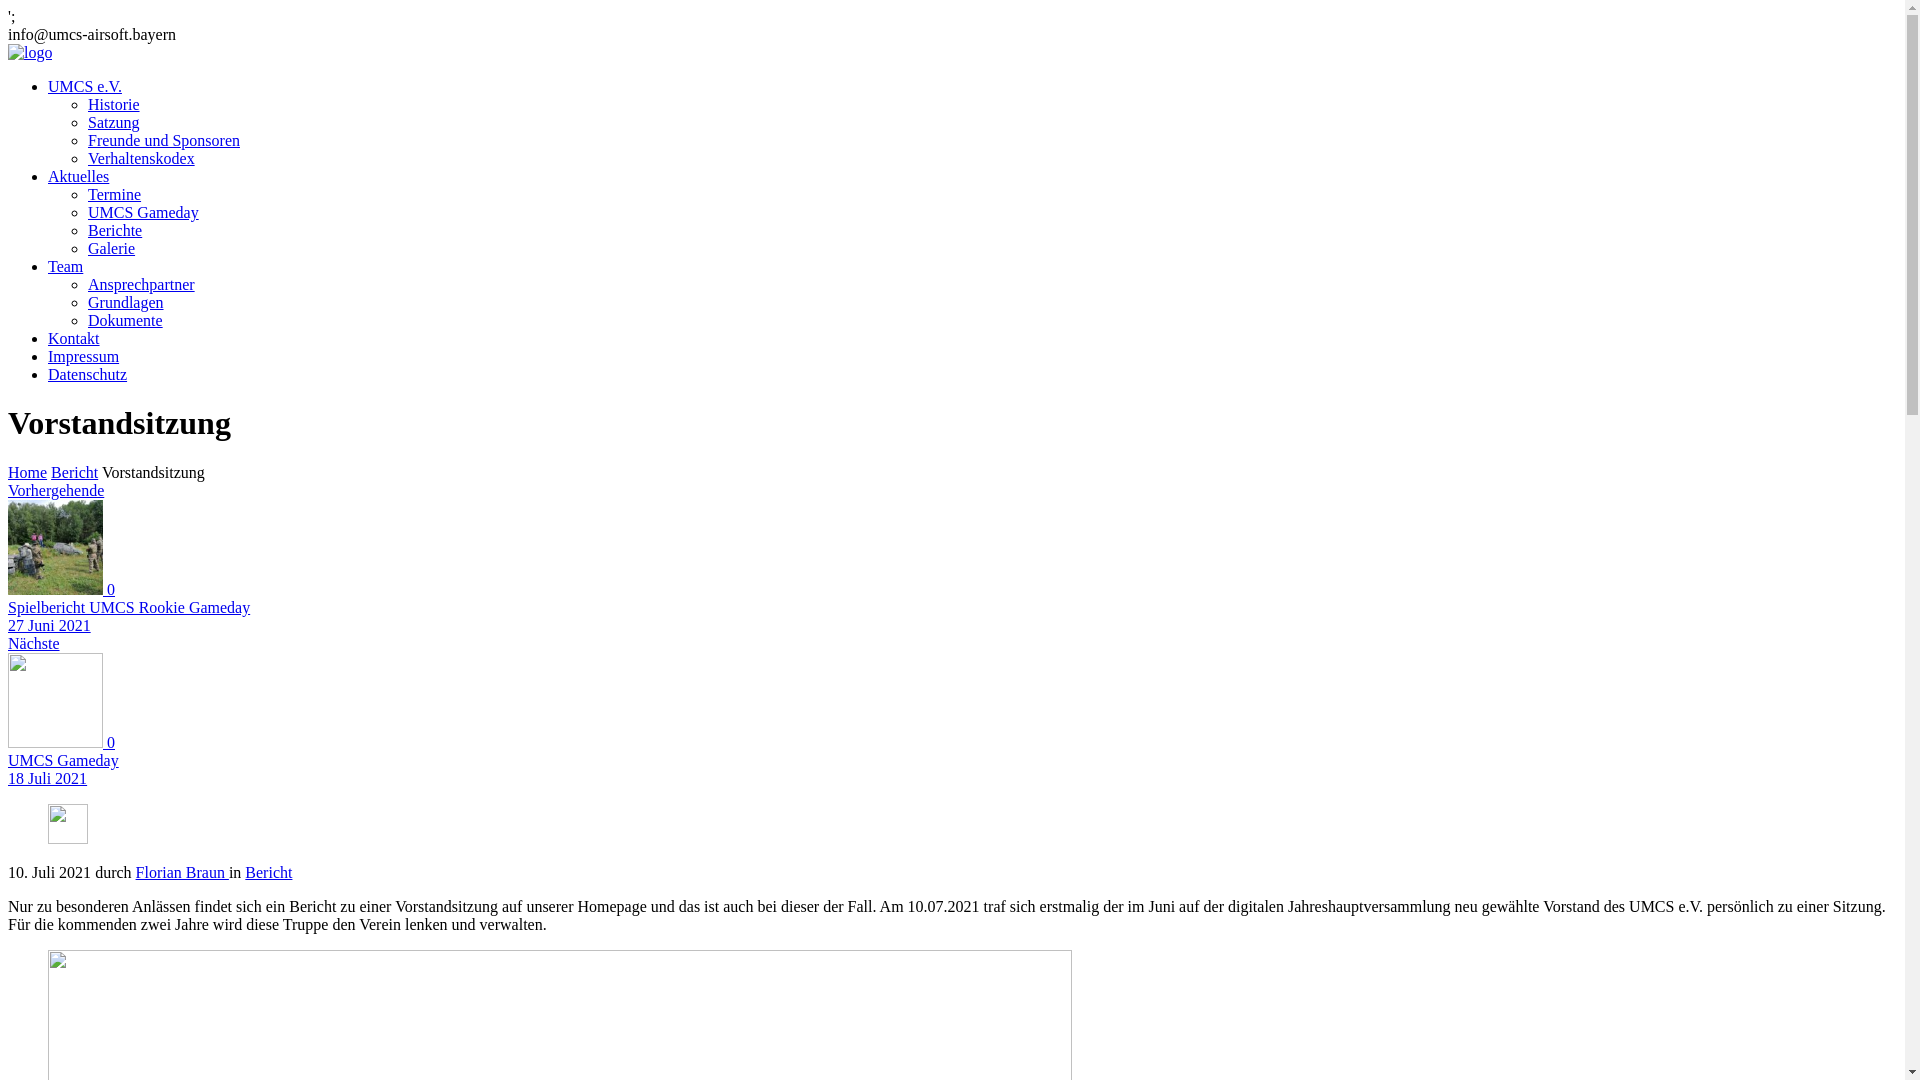 This screenshot has width=1920, height=1080. What do you see at coordinates (140, 157) in the screenshot?
I see `'Verhaltenskodex'` at bounding box center [140, 157].